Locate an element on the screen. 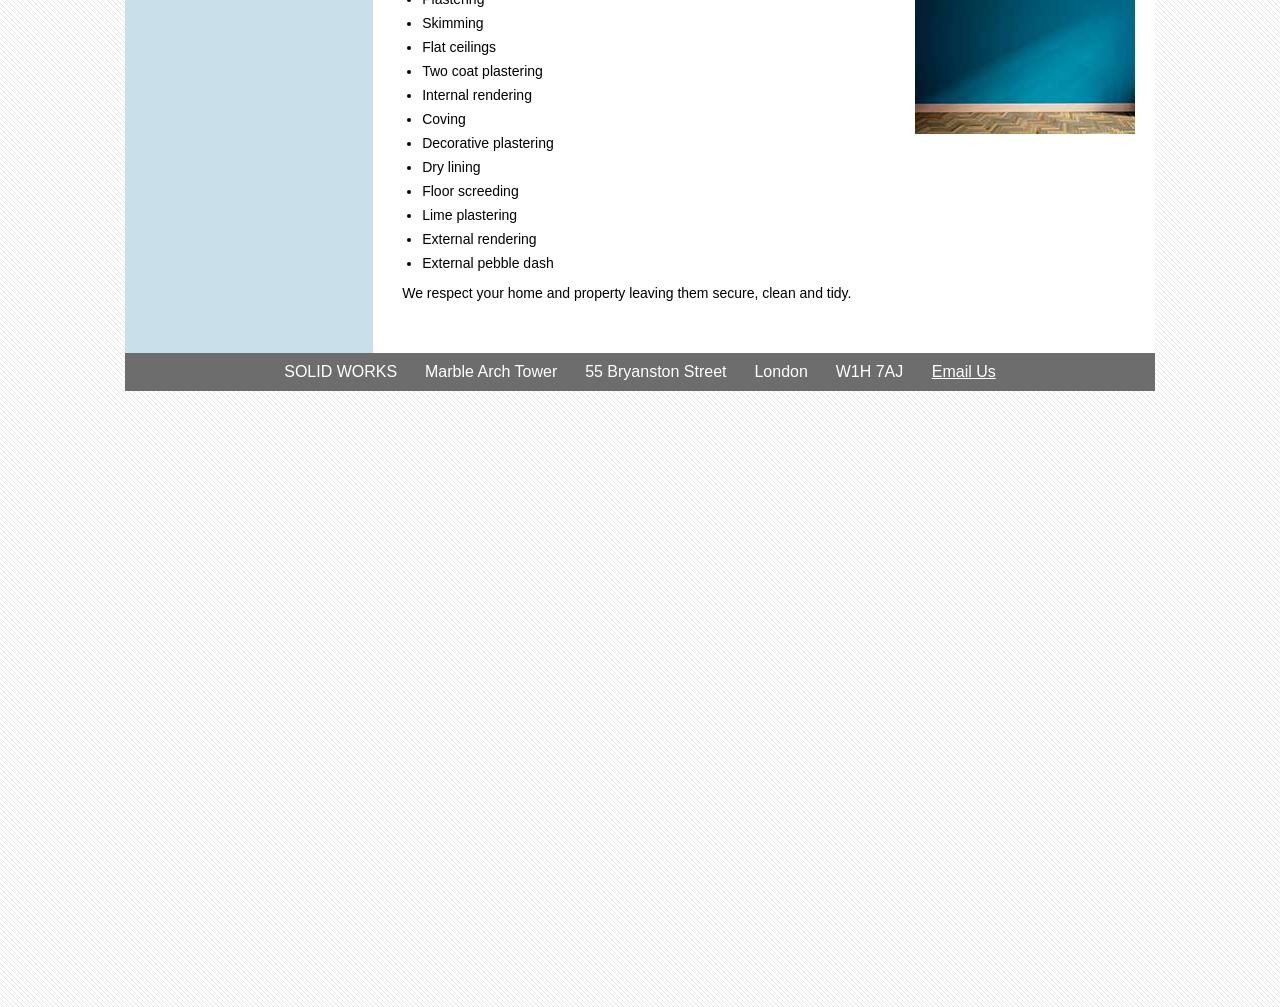 Image resolution: width=1280 pixels, height=1007 pixels. 'Coving' is located at coordinates (421, 119).